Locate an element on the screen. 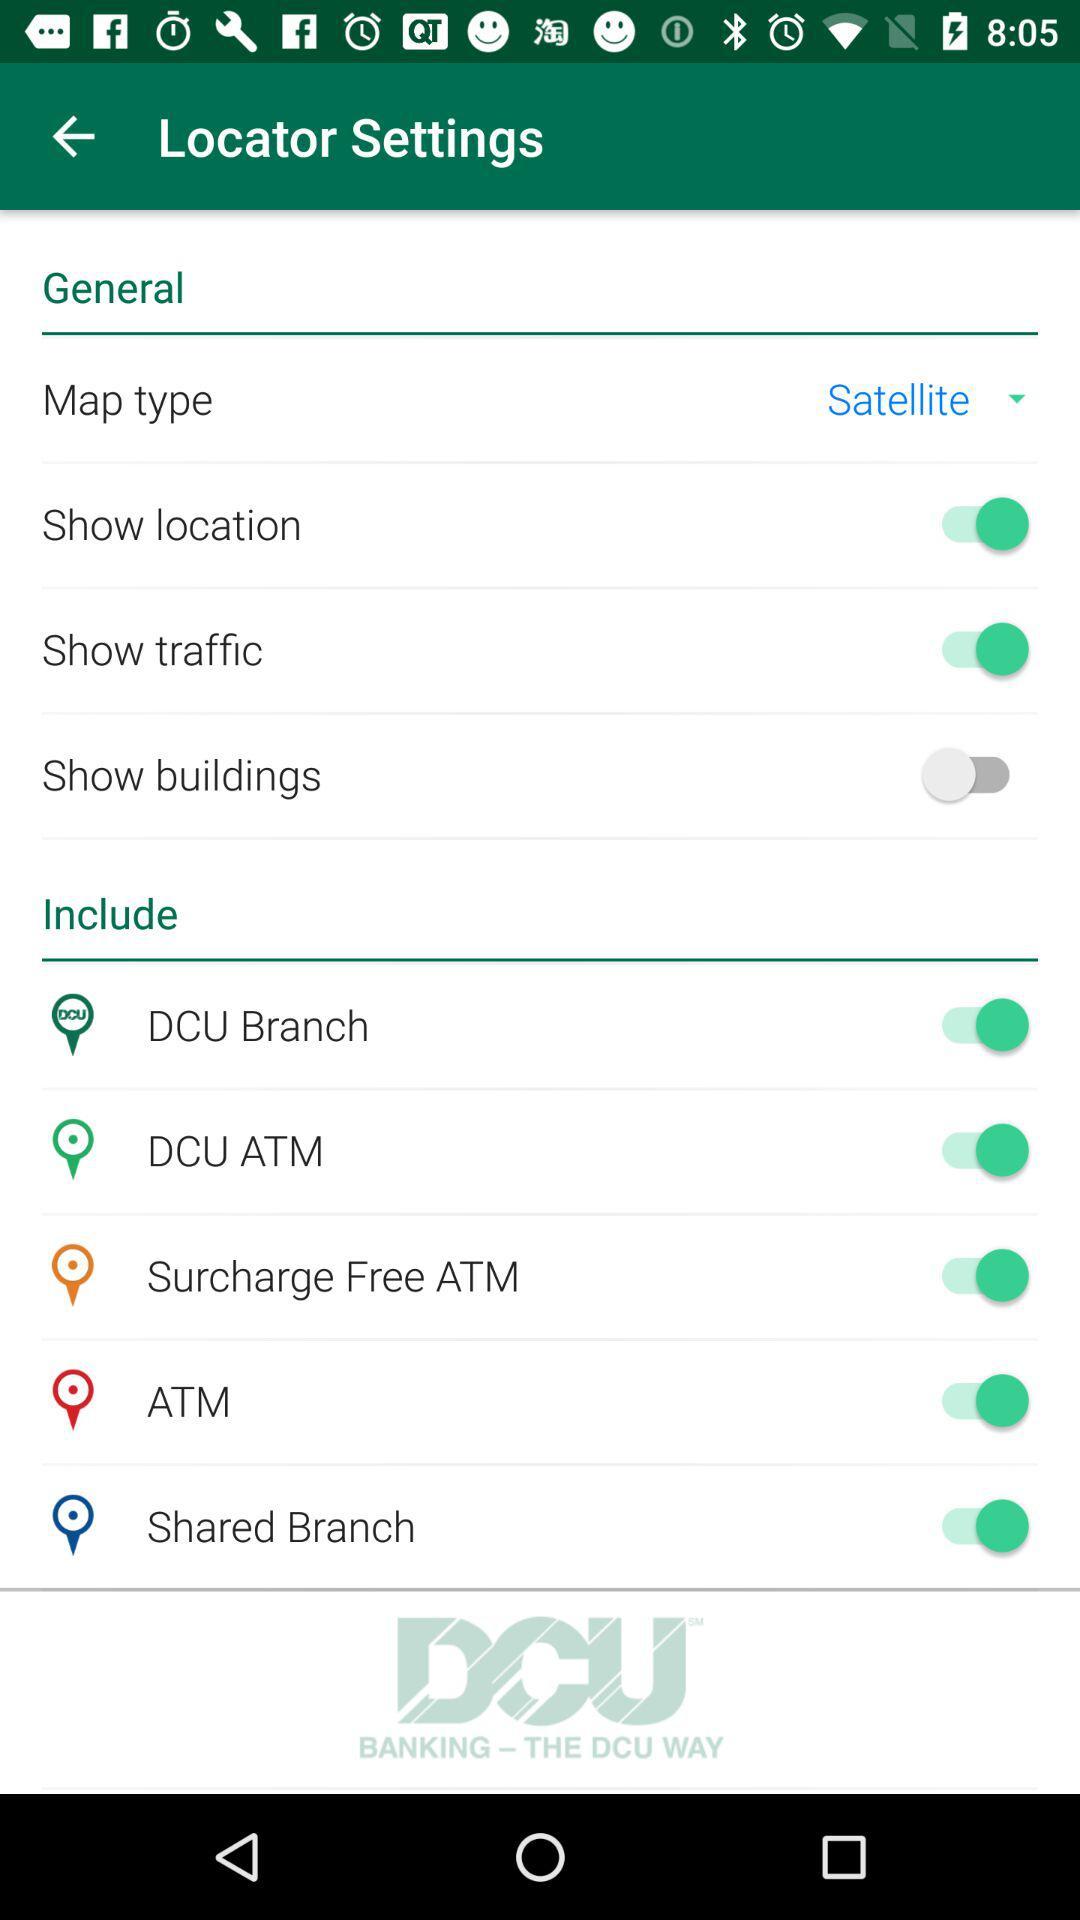  the item above the general item is located at coordinates (72, 135).